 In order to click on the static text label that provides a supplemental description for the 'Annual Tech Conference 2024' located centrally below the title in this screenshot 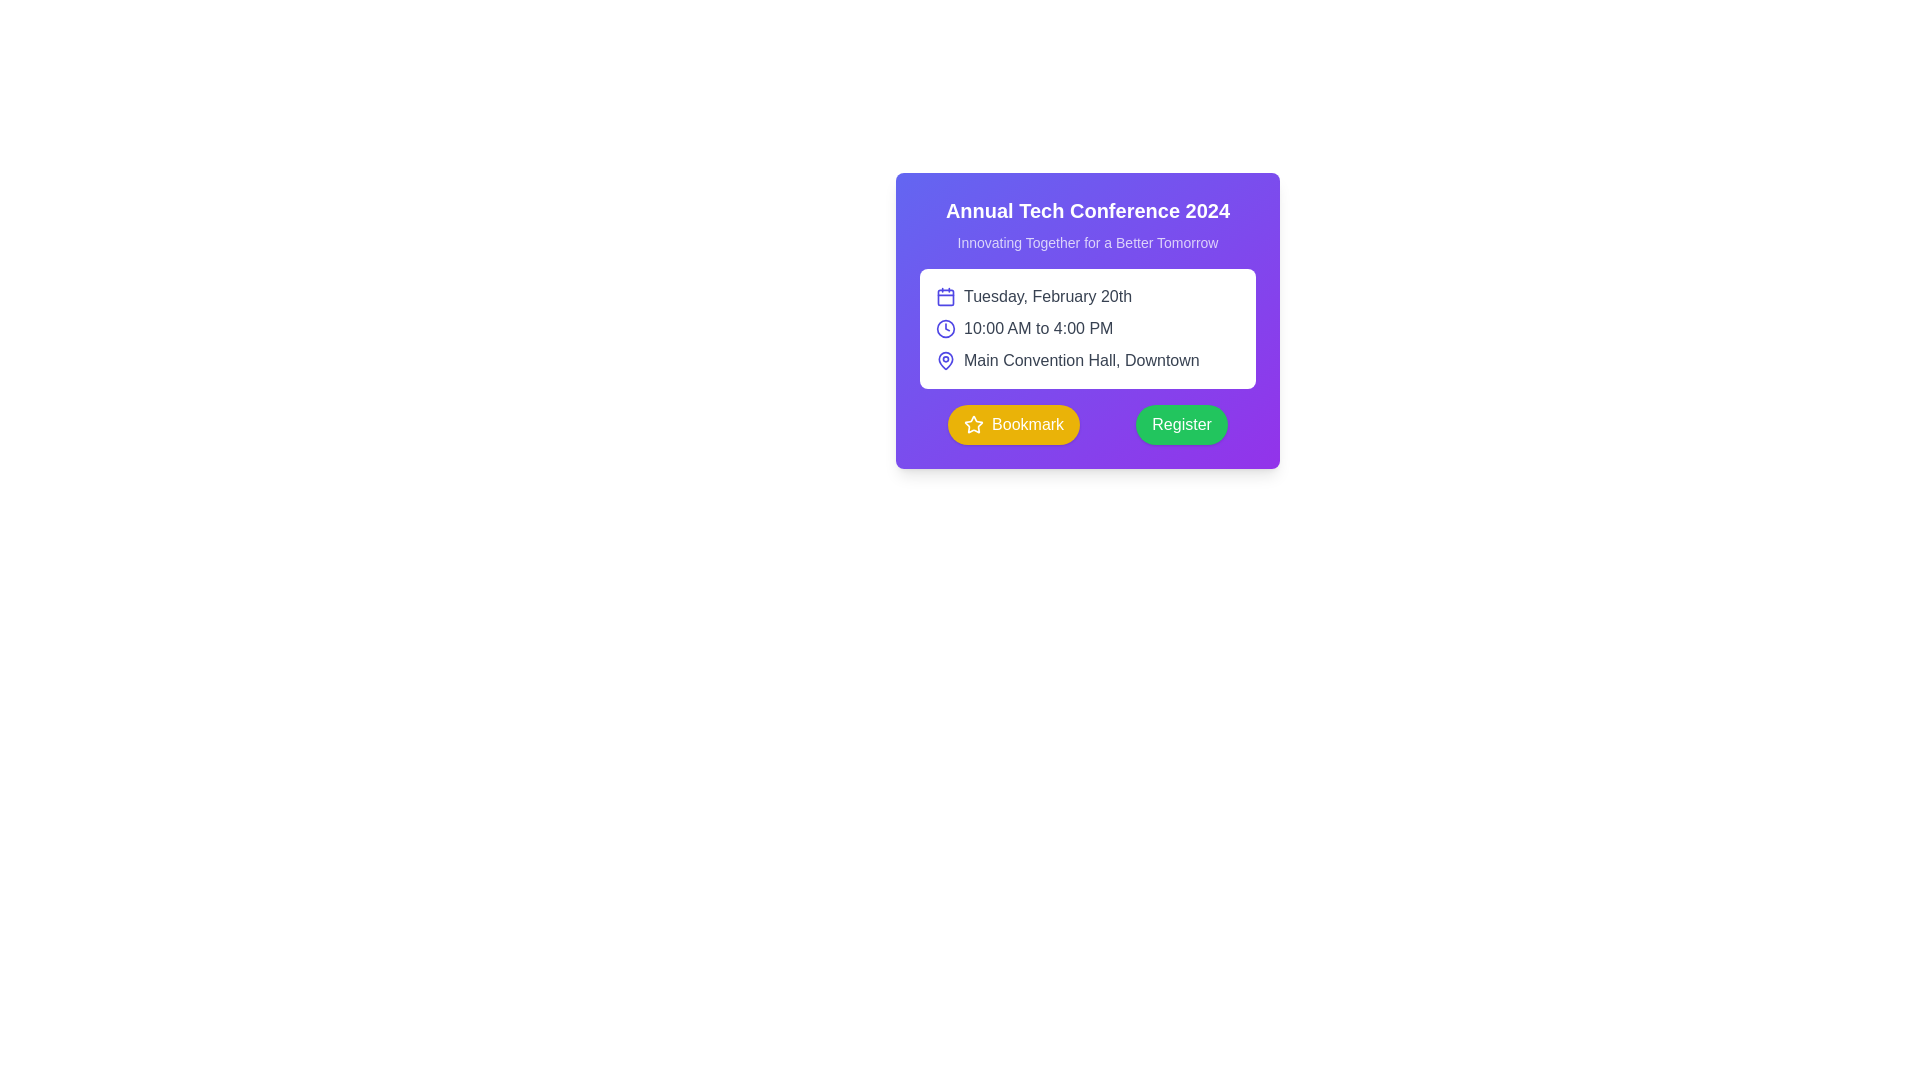, I will do `click(1087, 242)`.